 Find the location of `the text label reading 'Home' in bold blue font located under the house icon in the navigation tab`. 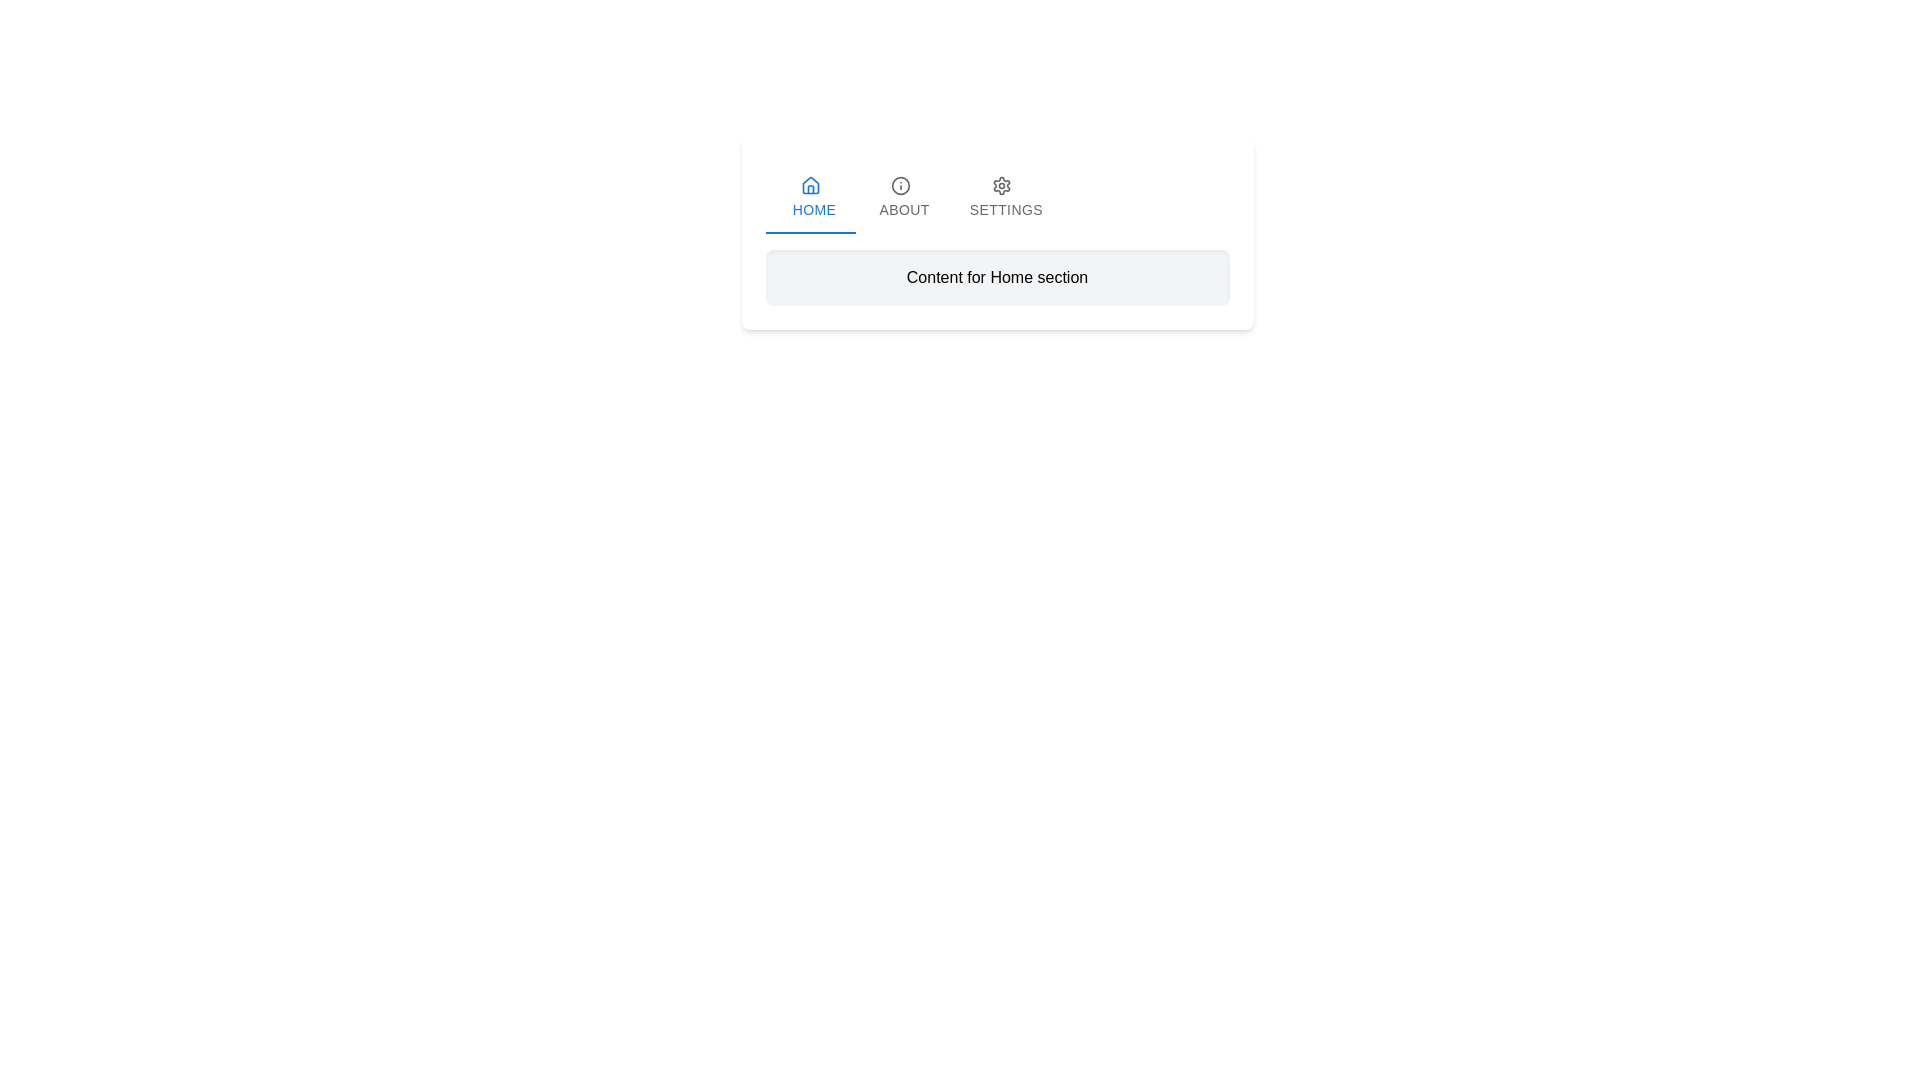

the text label reading 'Home' in bold blue font located under the house icon in the navigation tab is located at coordinates (814, 211).